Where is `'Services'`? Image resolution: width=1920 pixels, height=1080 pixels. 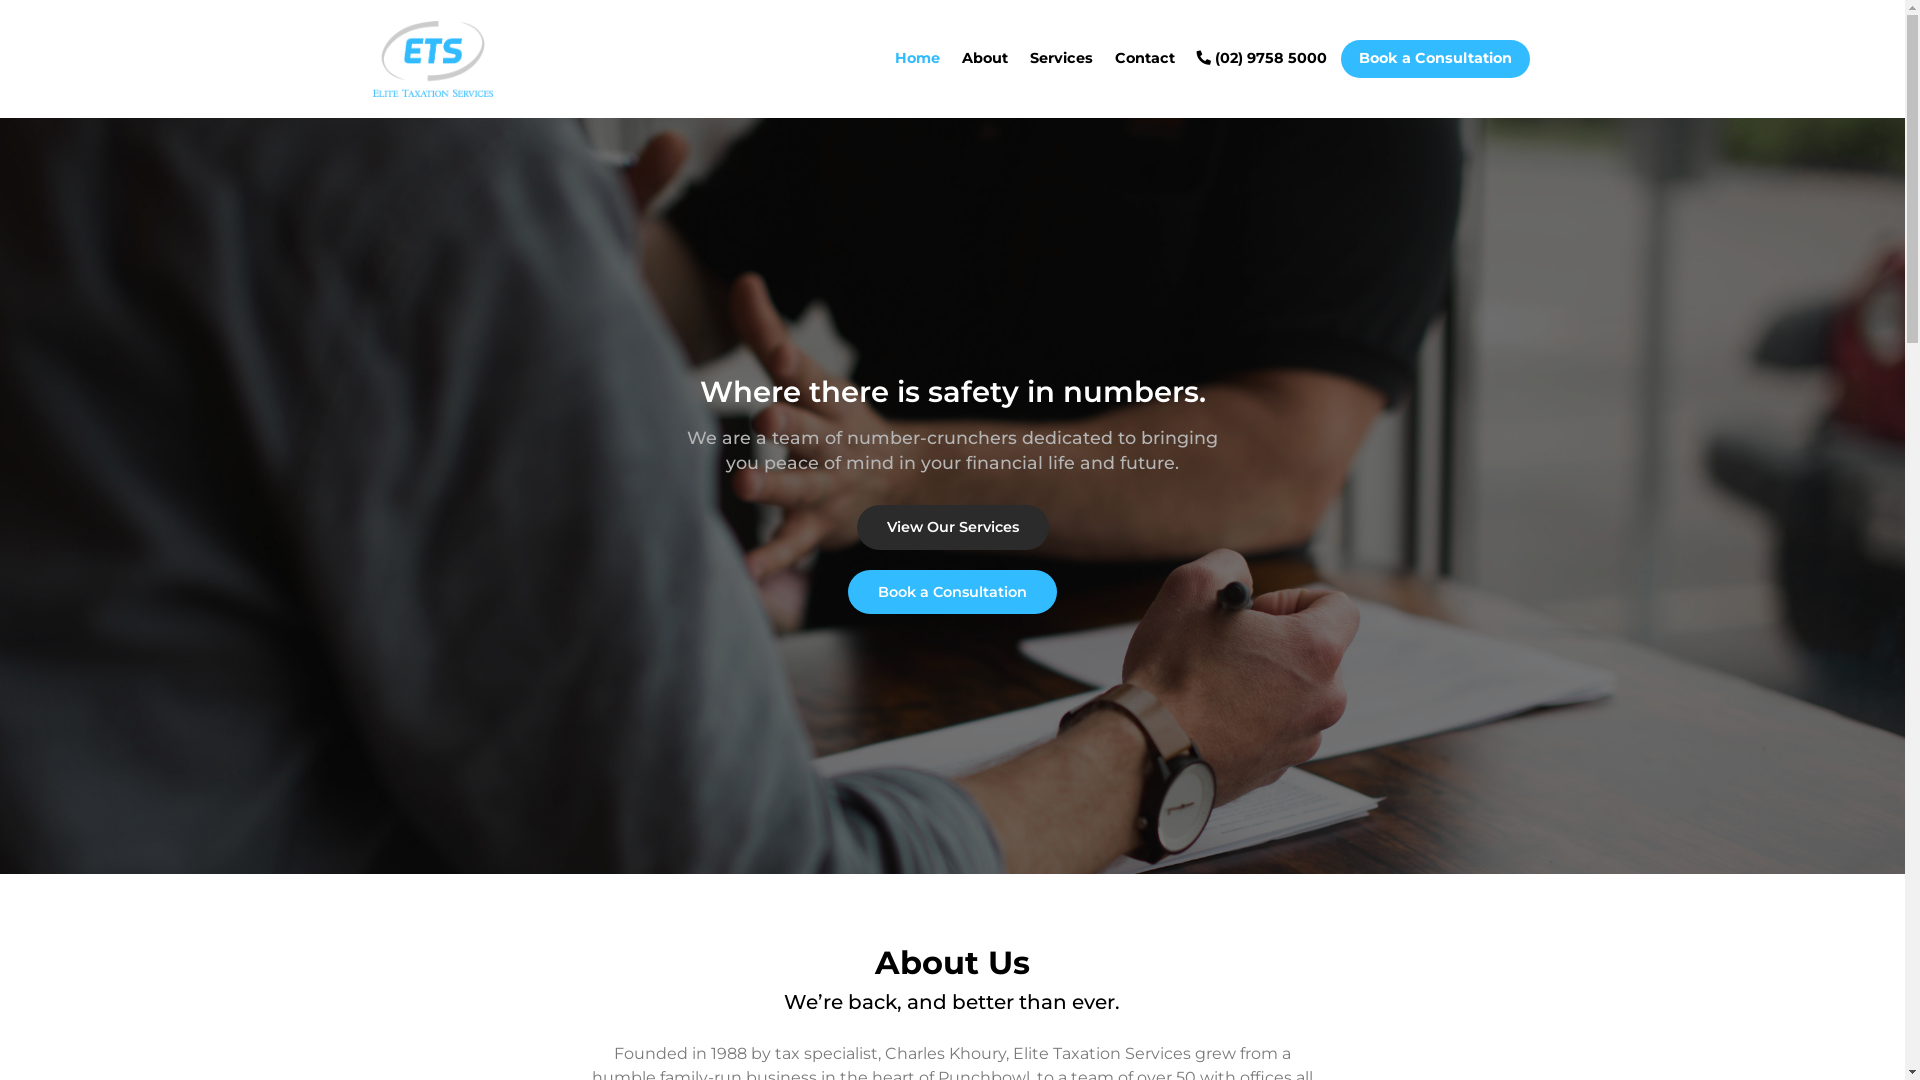 'Services' is located at coordinates (1060, 57).